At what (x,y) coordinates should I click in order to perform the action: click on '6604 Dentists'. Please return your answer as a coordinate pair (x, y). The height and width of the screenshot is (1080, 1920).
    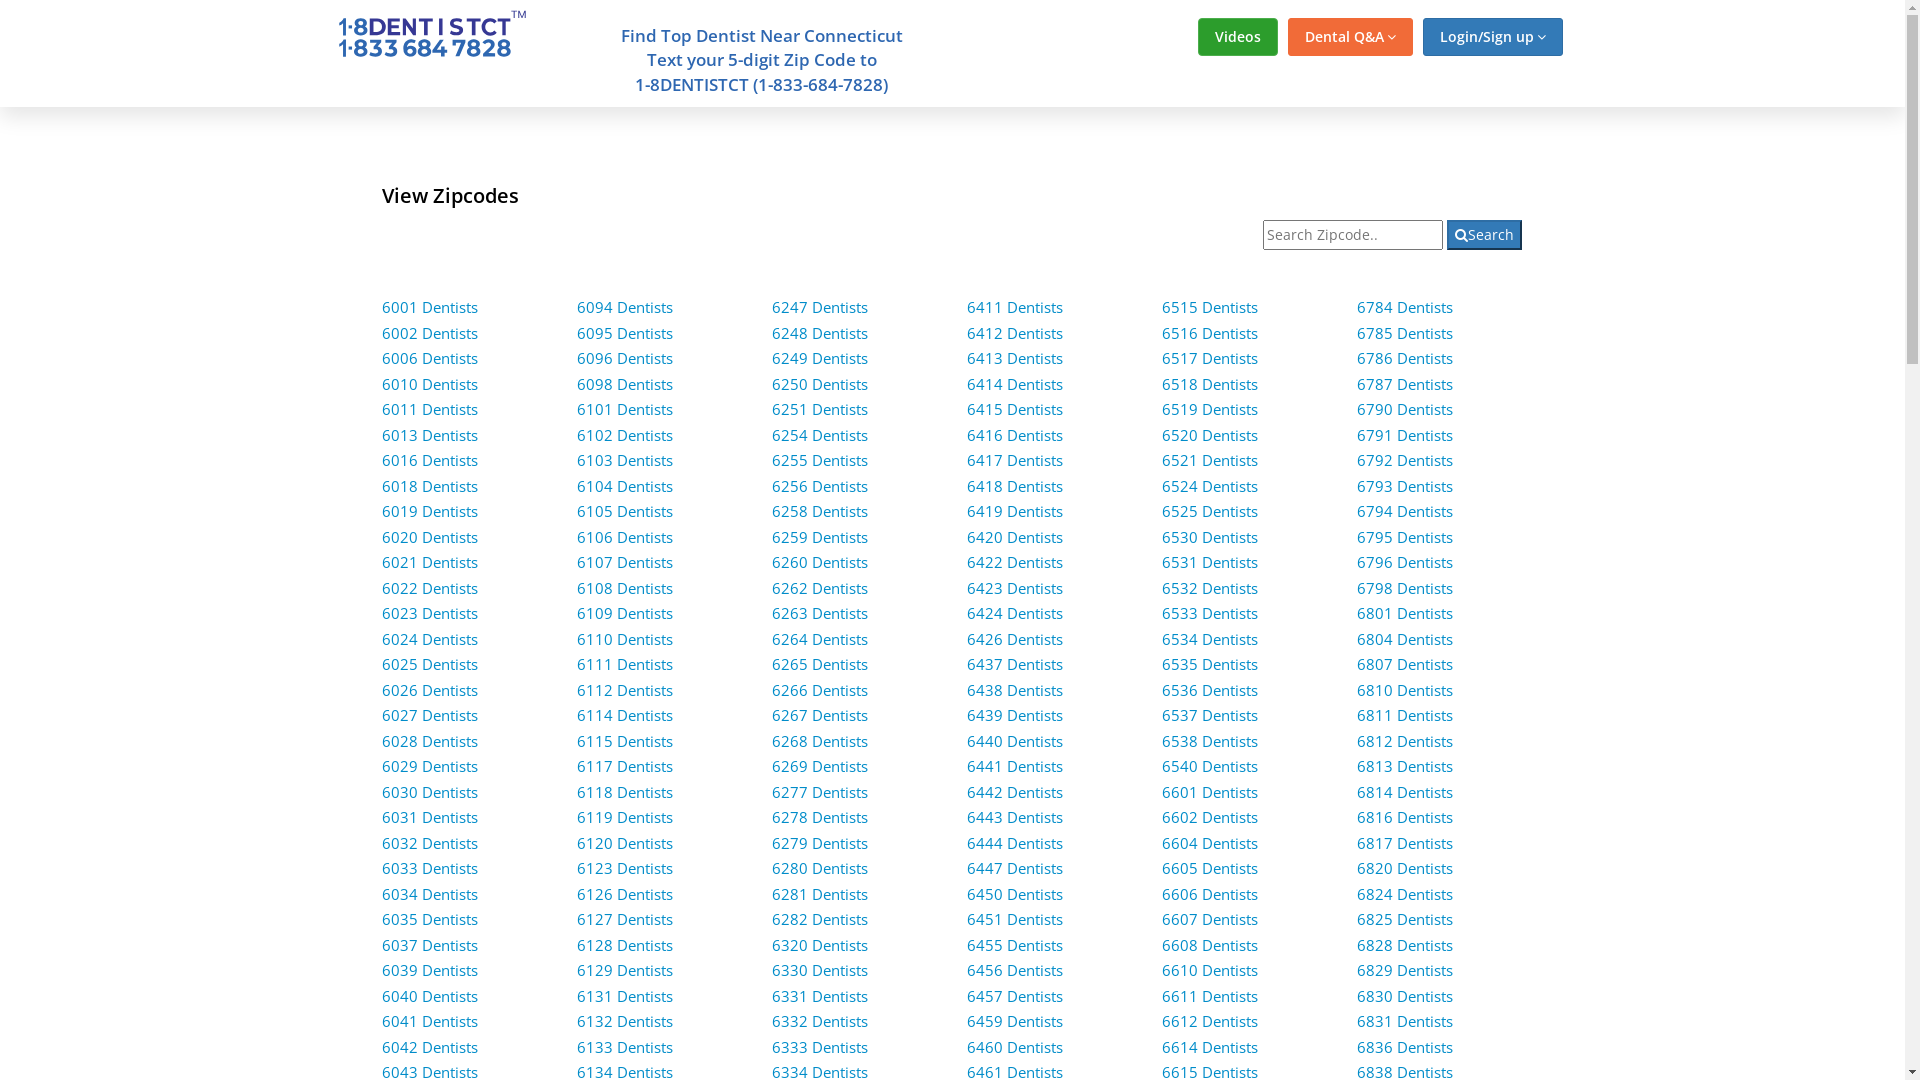
    Looking at the image, I should click on (1208, 843).